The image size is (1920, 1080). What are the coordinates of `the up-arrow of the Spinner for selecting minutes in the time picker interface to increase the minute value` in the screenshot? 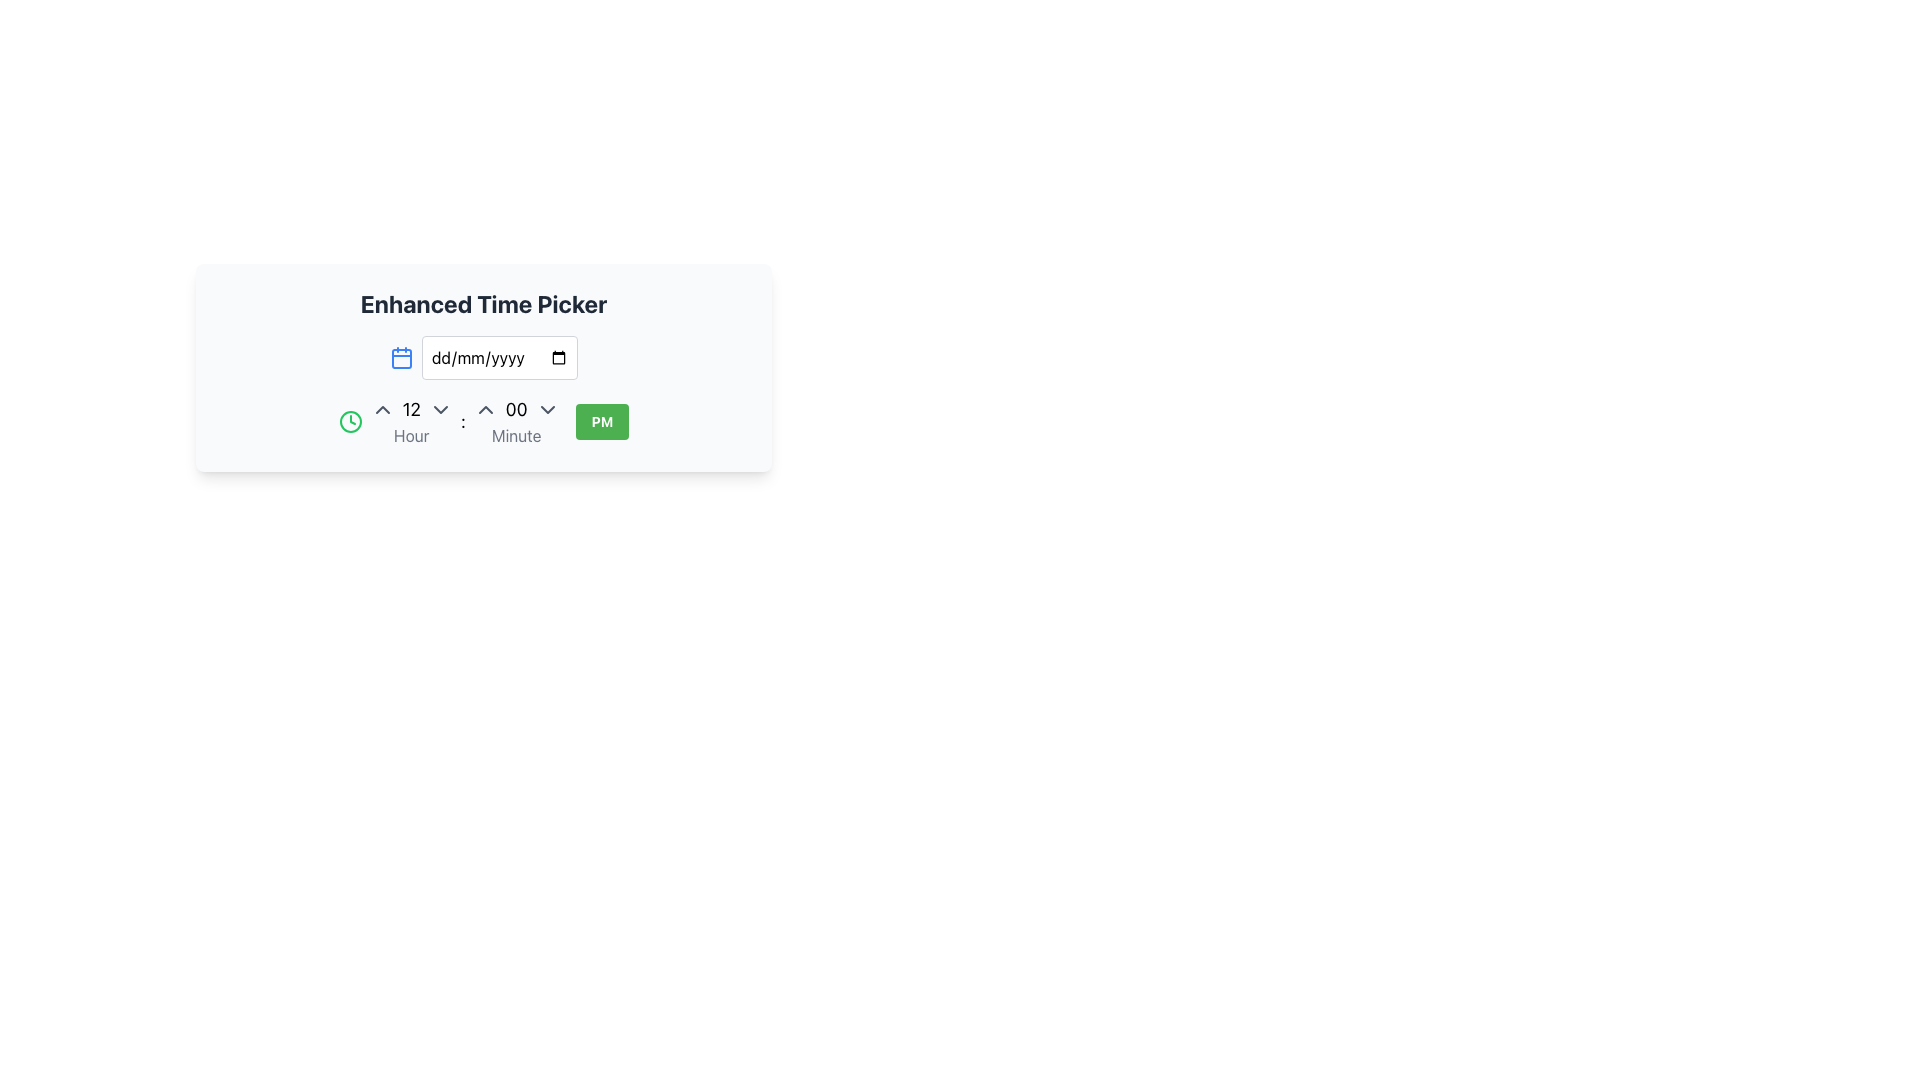 It's located at (516, 420).